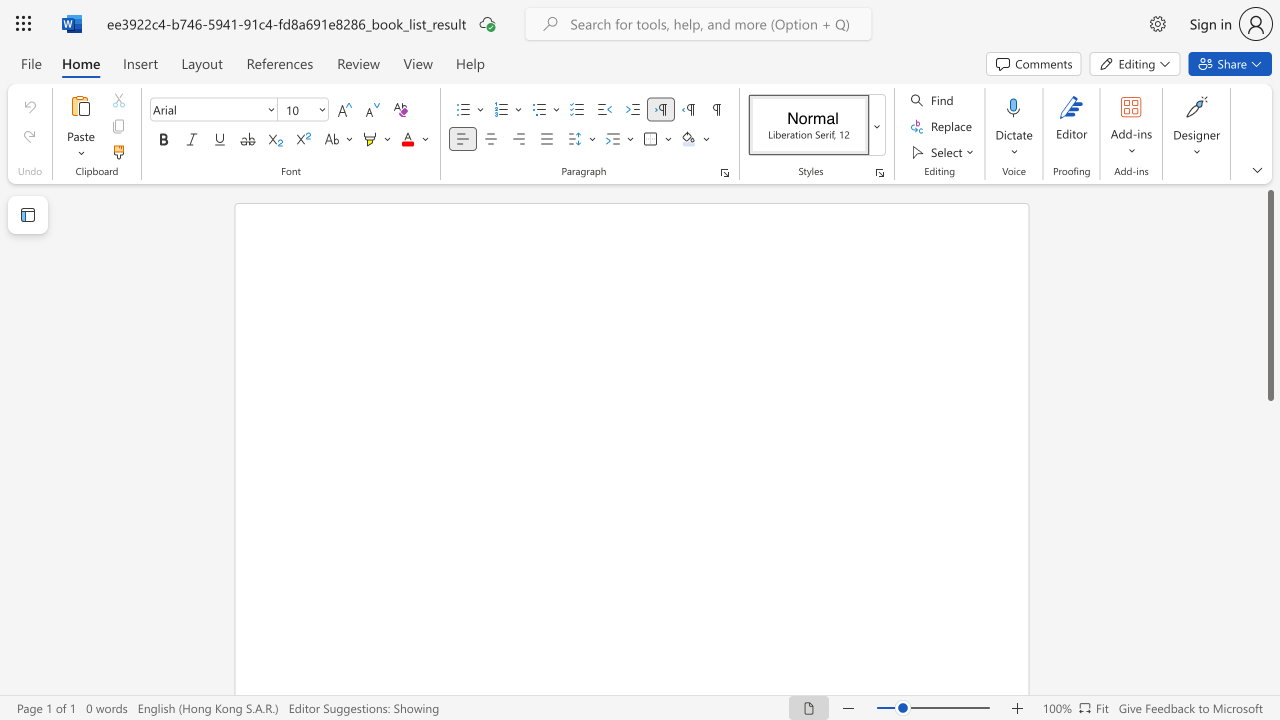  What do you see at coordinates (1269, 660) in the screenshot?
I see `the right-hand scrollbar to descend the page` at bounding box center [1269, 660].